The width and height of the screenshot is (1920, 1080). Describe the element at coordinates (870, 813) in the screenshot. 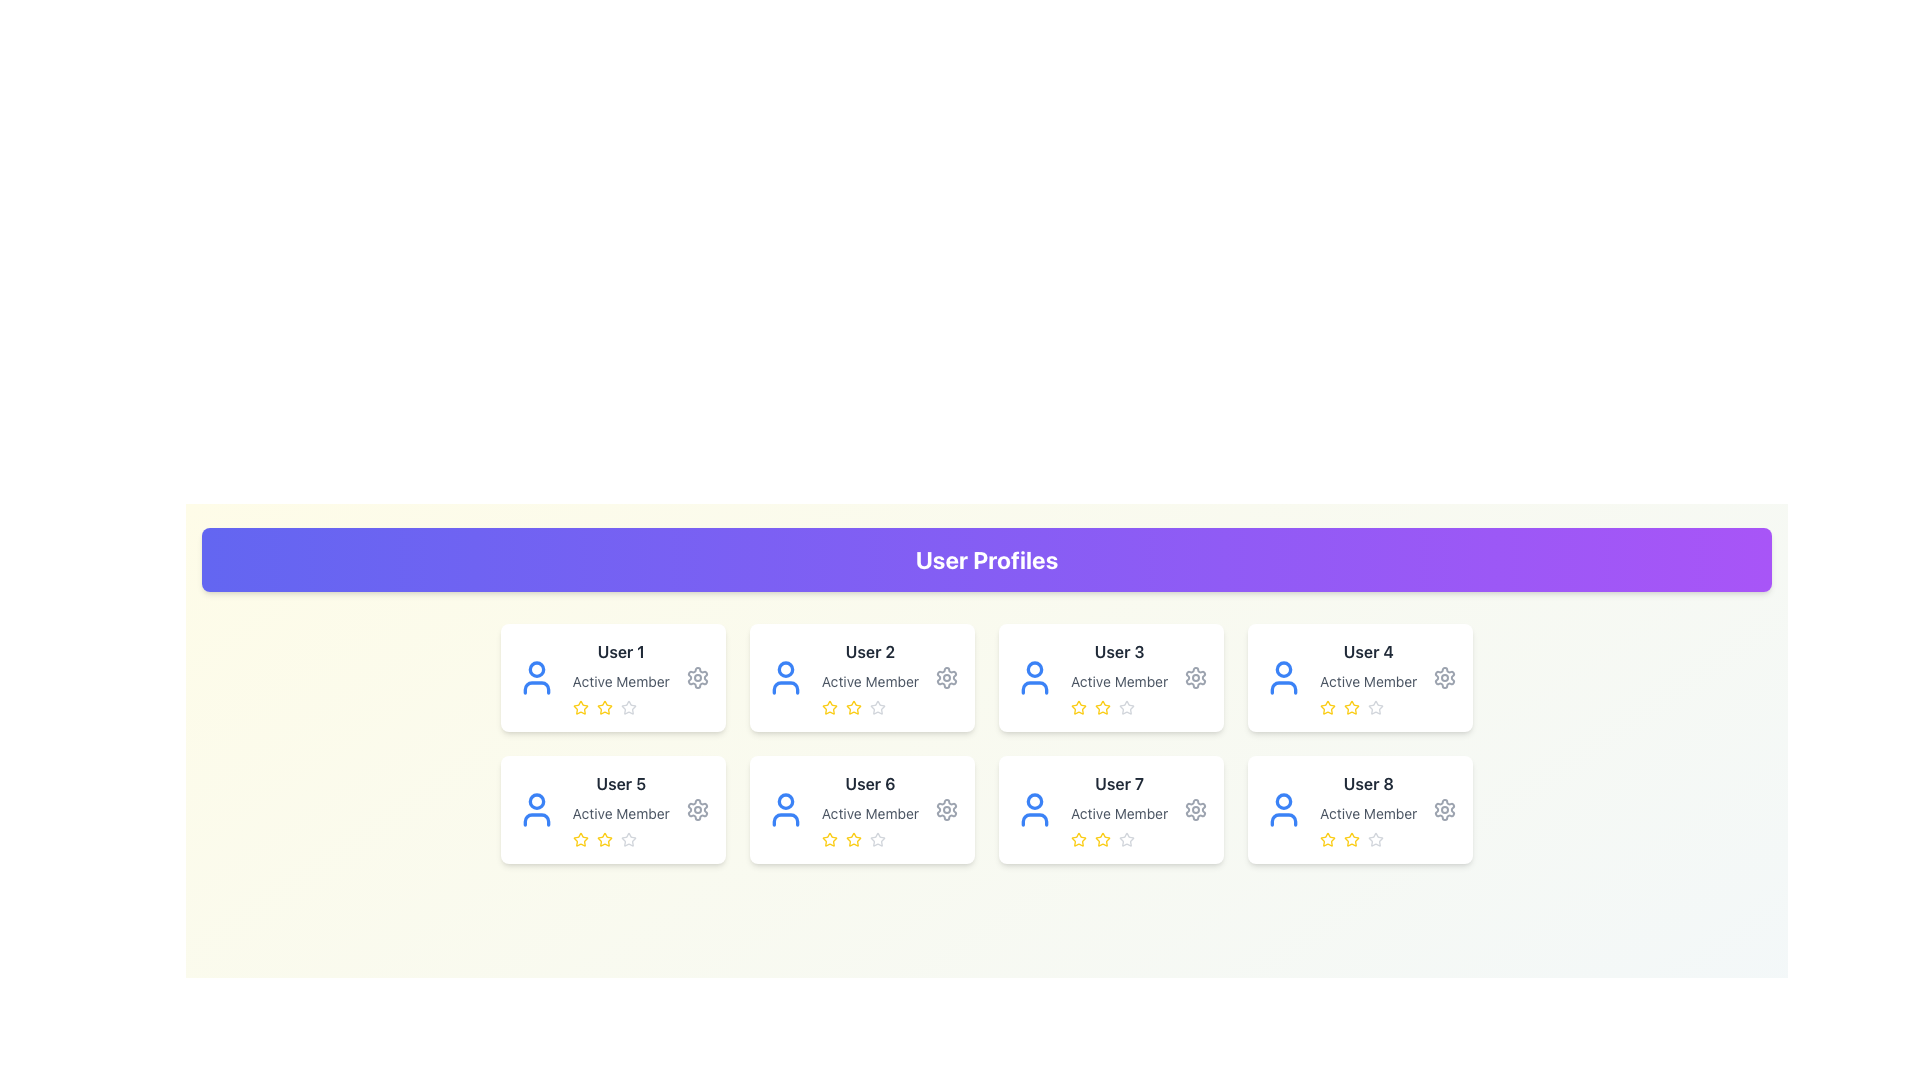

I see `the text label reading 'Active Member' styled with gray color and small font size, located below 'User 6' in the user profile card` at that location.